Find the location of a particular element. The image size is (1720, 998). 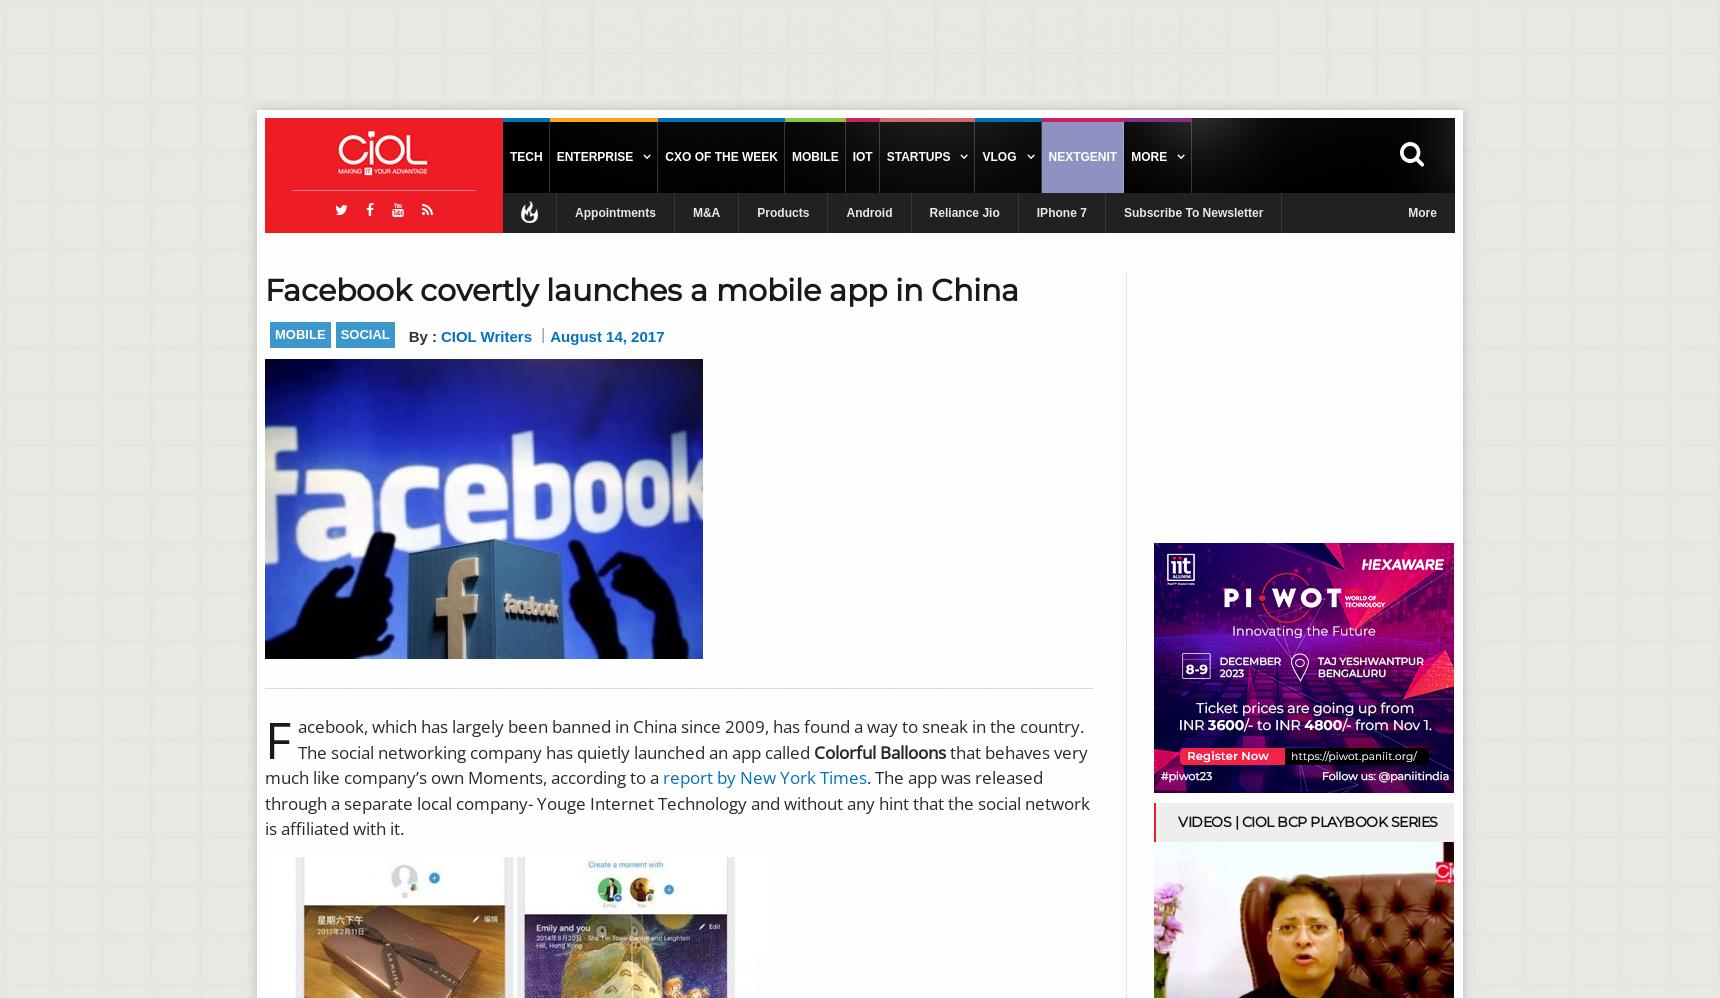

'Facebook, which has largely been banned in China since 2009, has found a way to sneak in the country. The social networking company has quietly launched an app called' is located at coordinates (265, 739).